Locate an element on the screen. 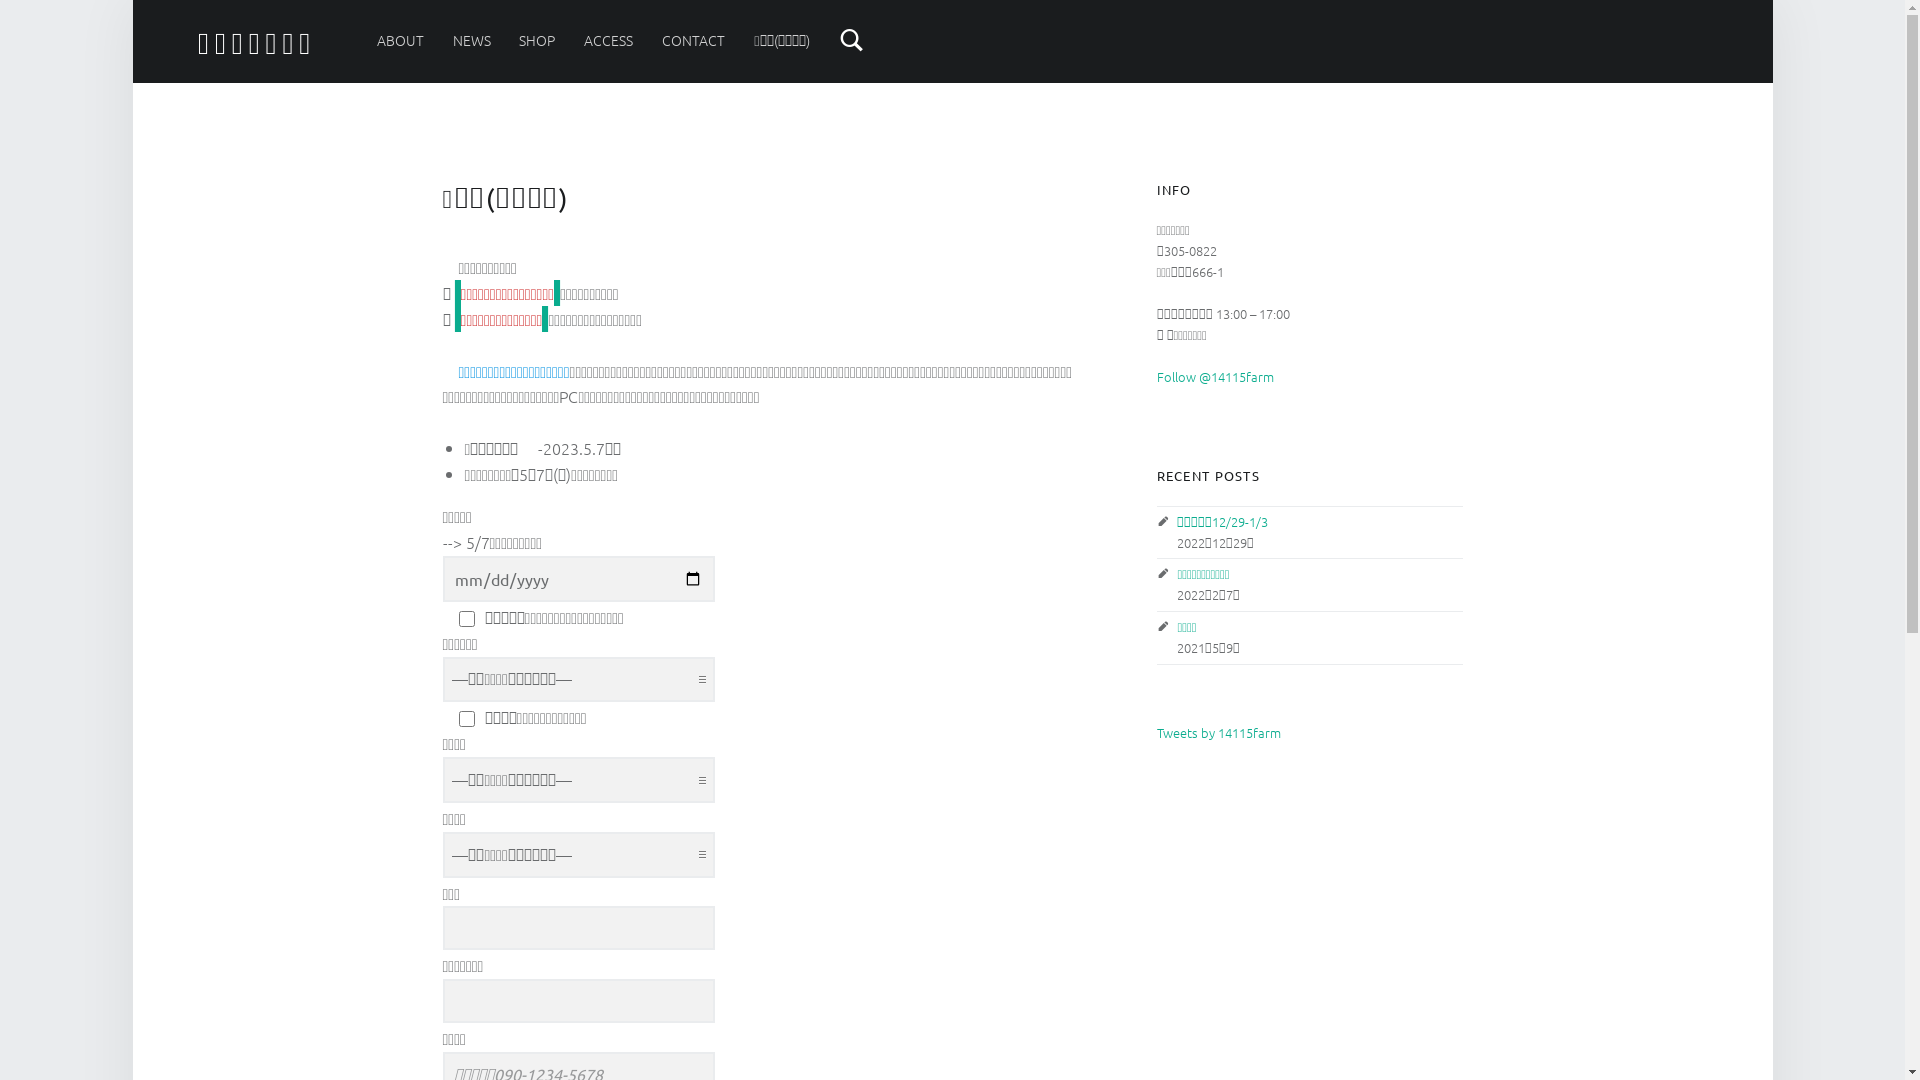 This screenshot has height=1080, width=1920. 'CONTACT' is located at coordinates (693, 39).